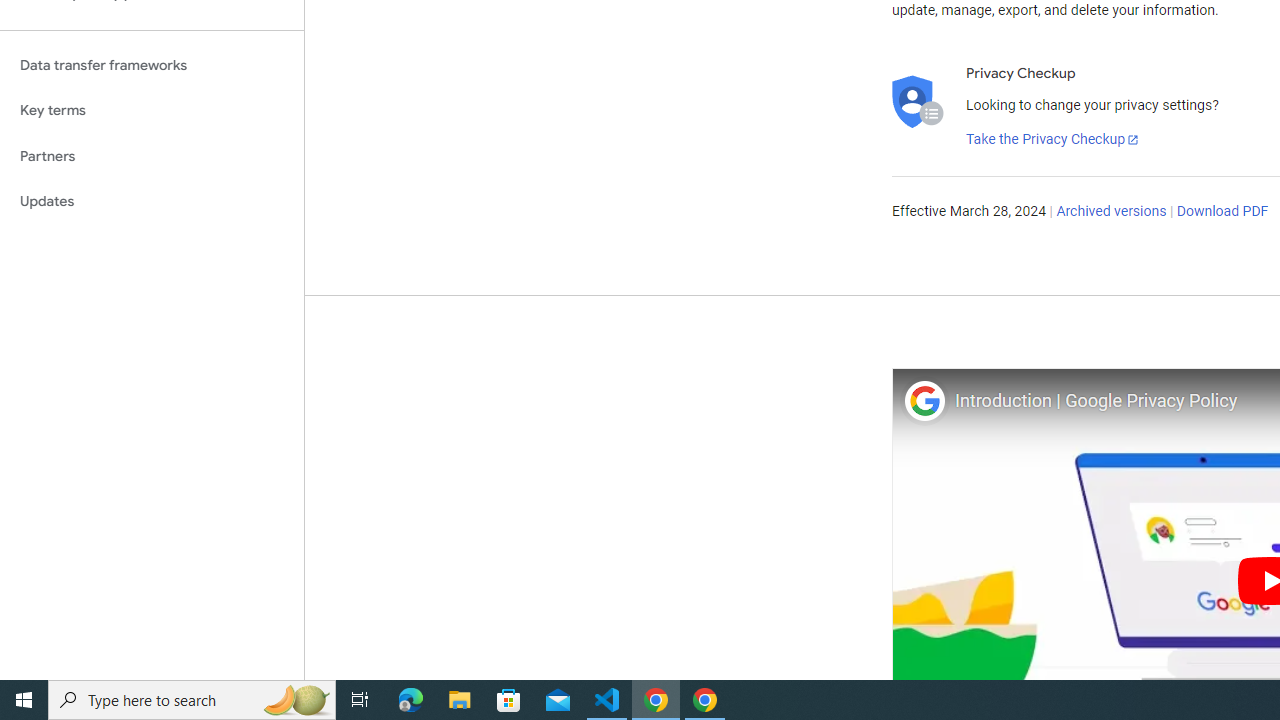 The width and height of the screenshot is (1280, 720). Describe the element at coordinates (923, 400) in the screenshot. I see `'Photo image of Google'` at that location.